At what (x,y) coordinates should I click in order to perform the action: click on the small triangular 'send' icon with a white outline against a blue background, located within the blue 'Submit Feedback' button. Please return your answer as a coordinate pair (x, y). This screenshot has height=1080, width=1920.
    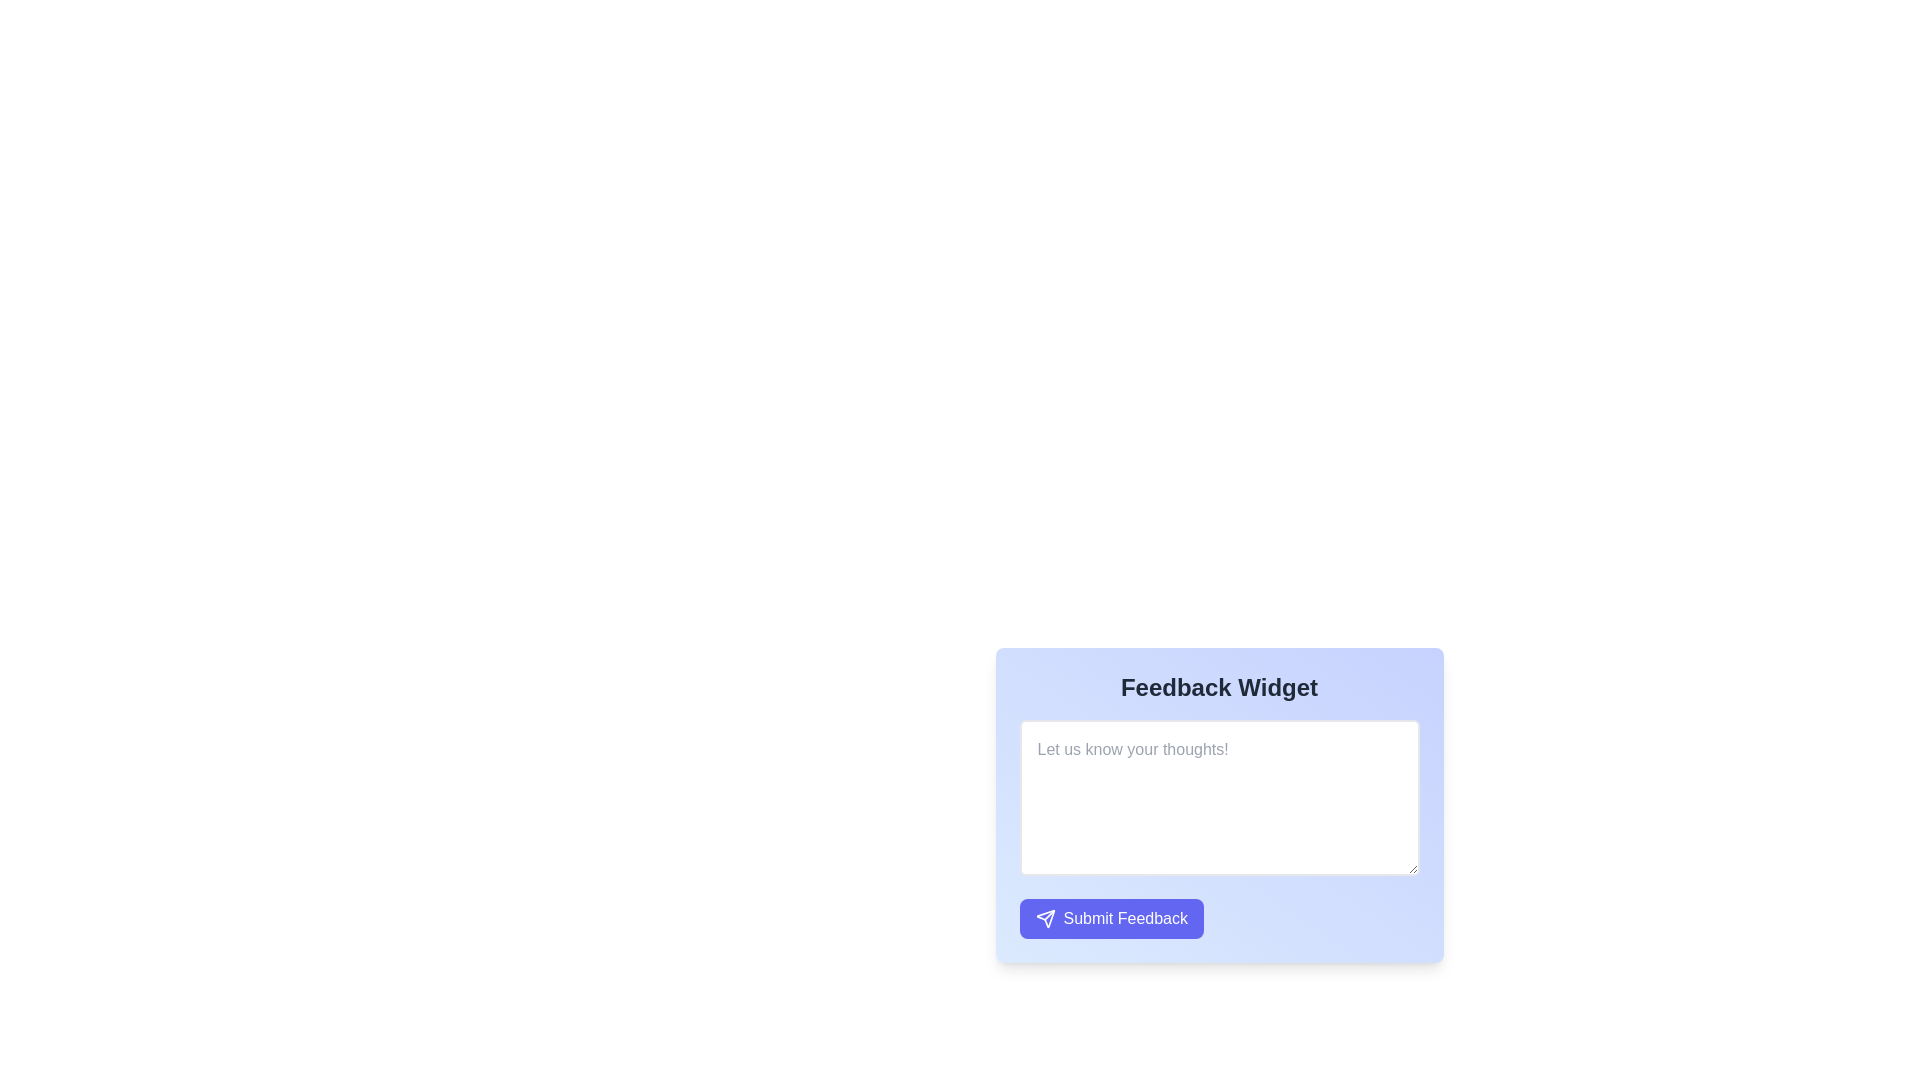
    Looking at the image, I should click on (1044, 918).